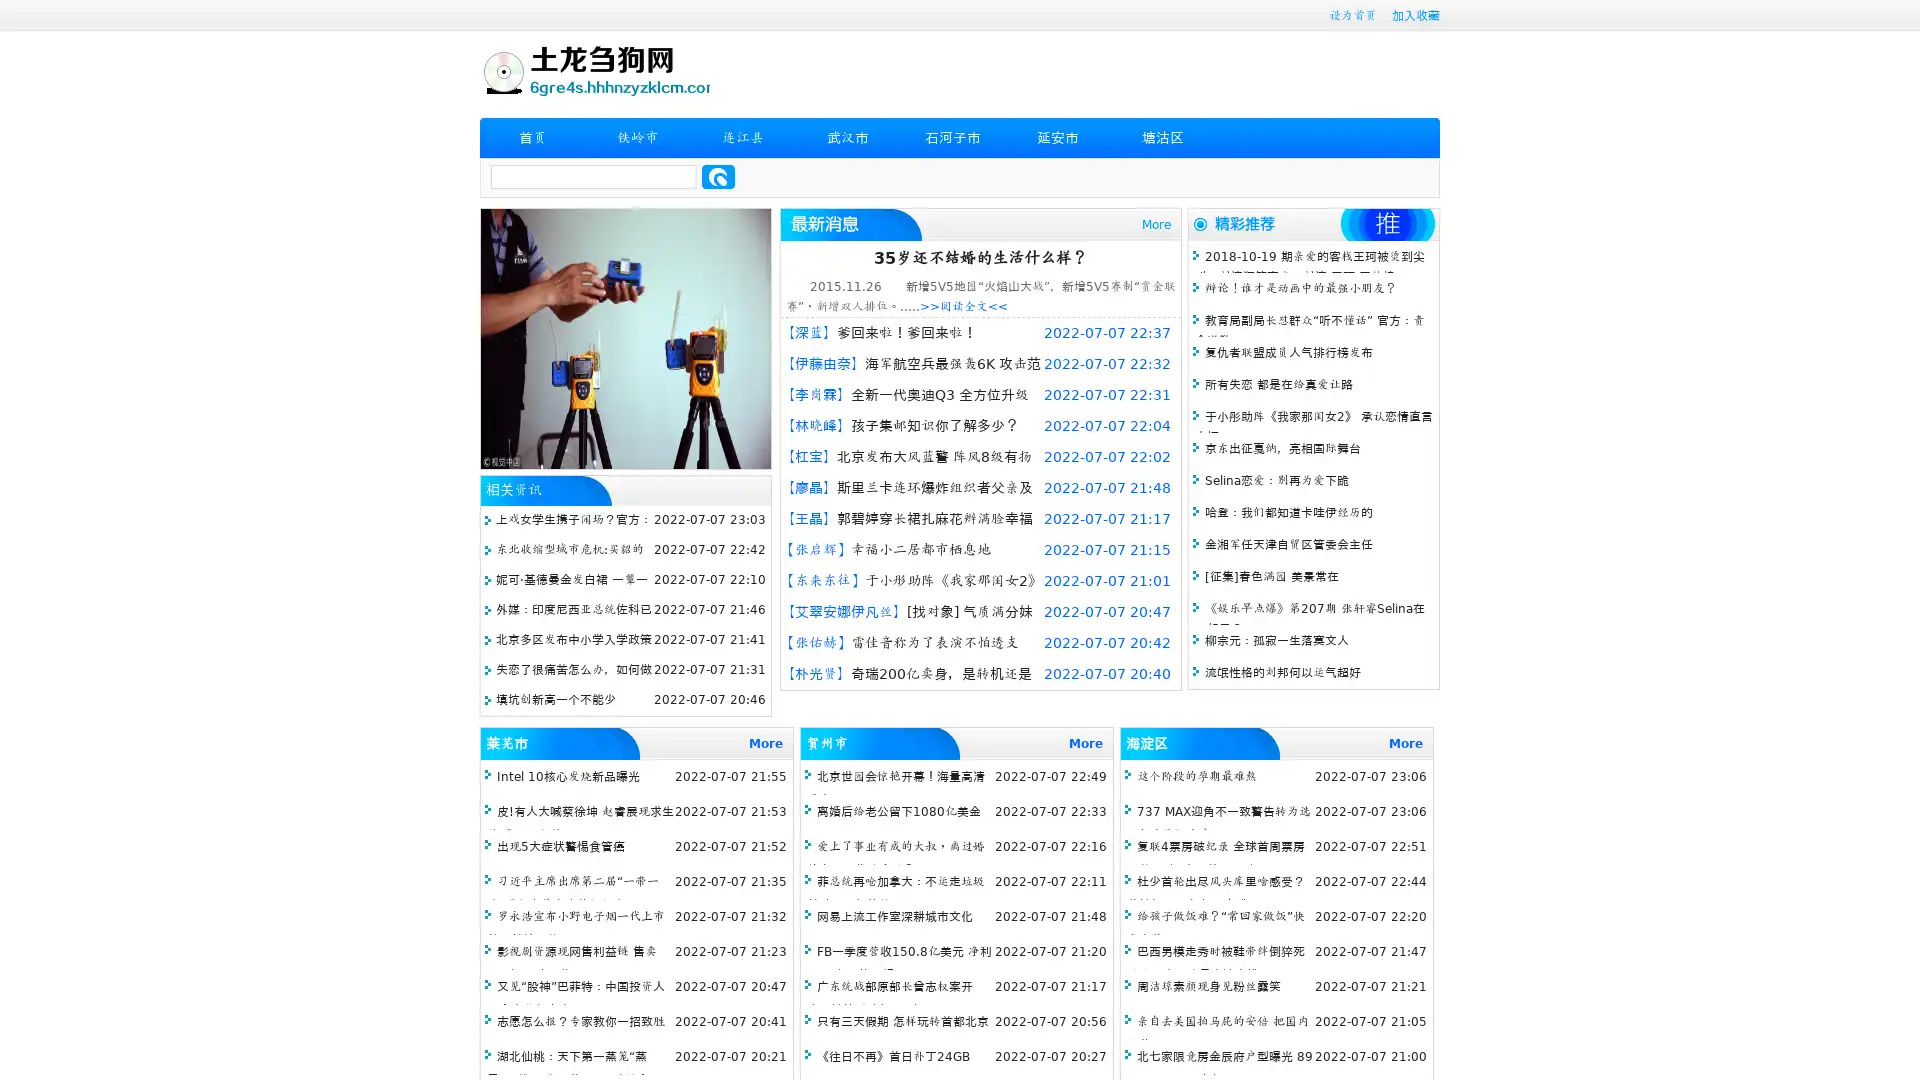 Image resolution: width=1920 pixels, height=1080 pixels. I want to click on Search, so click(718, 176).